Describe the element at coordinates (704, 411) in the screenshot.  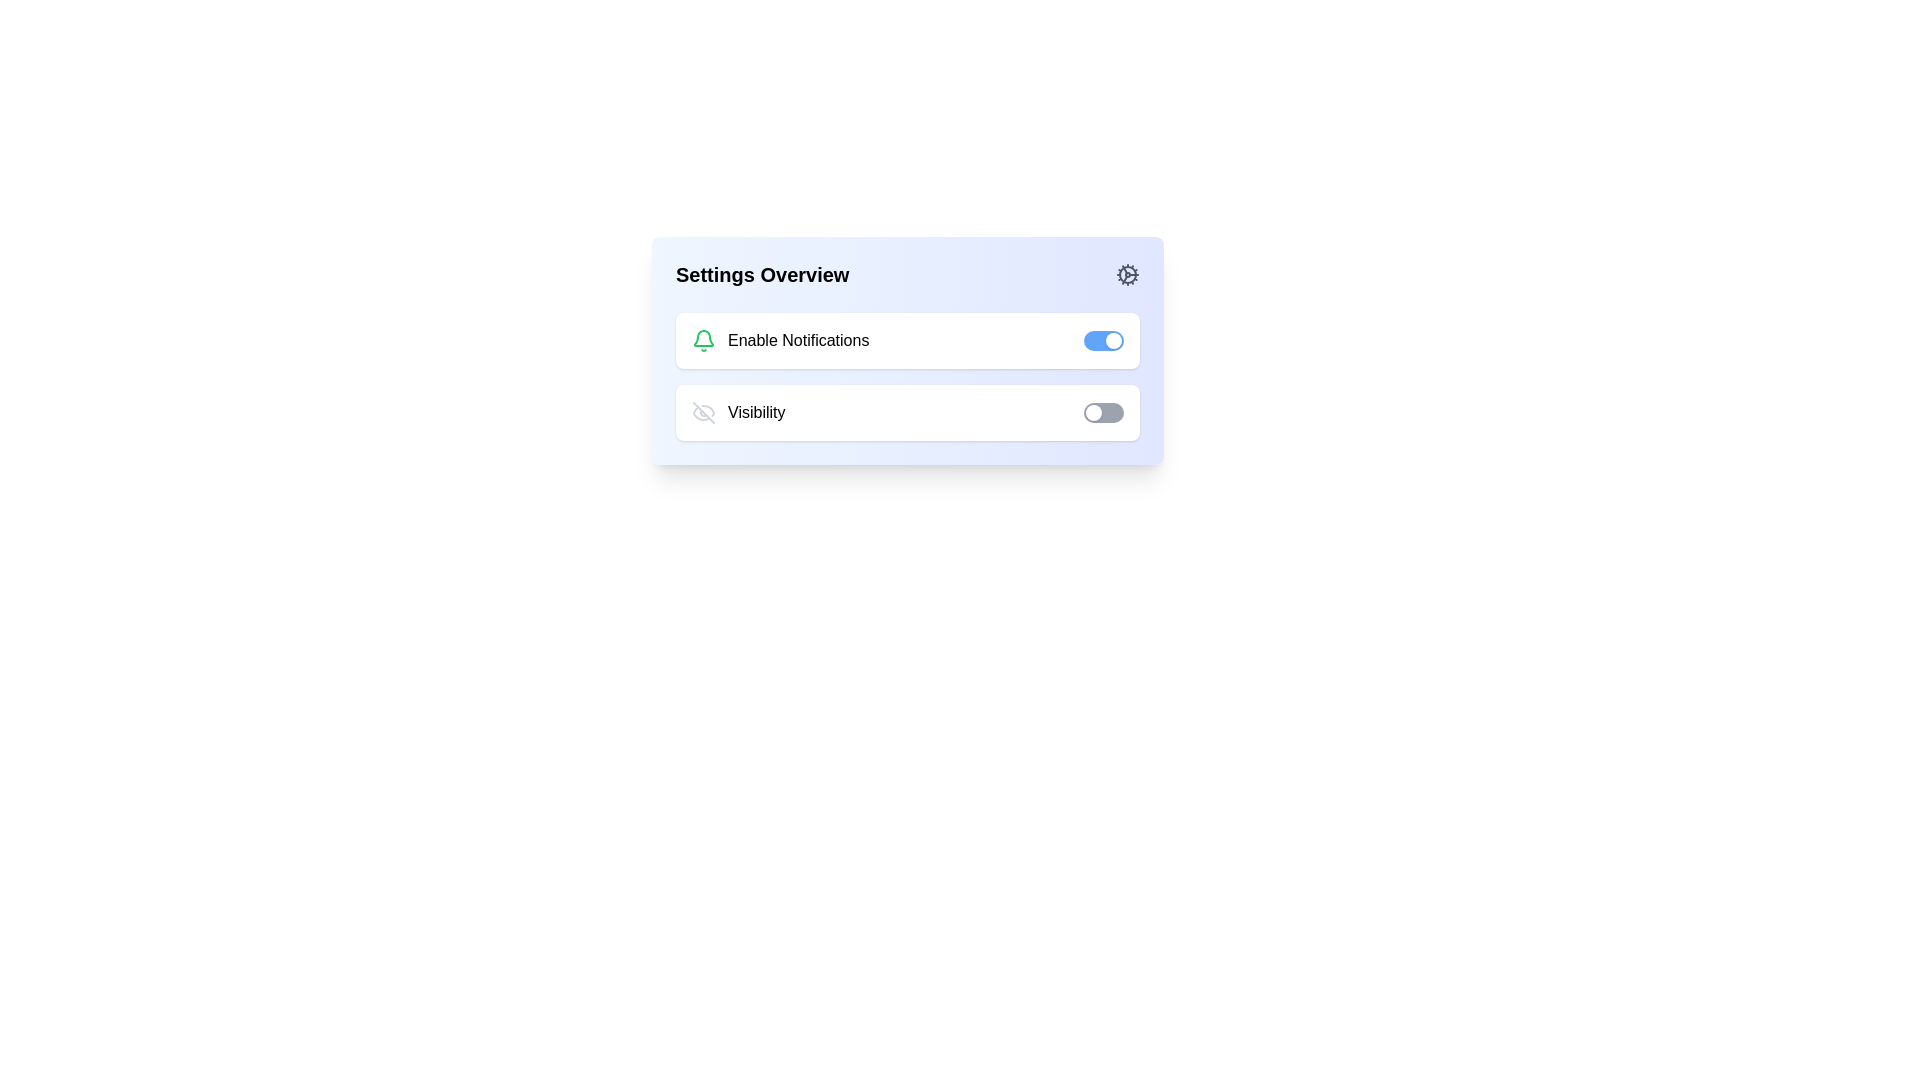
I see `the icon decoration representing the 'eye-off' symbol in the 'Visibility' toggle section of the settings interface` at that location.